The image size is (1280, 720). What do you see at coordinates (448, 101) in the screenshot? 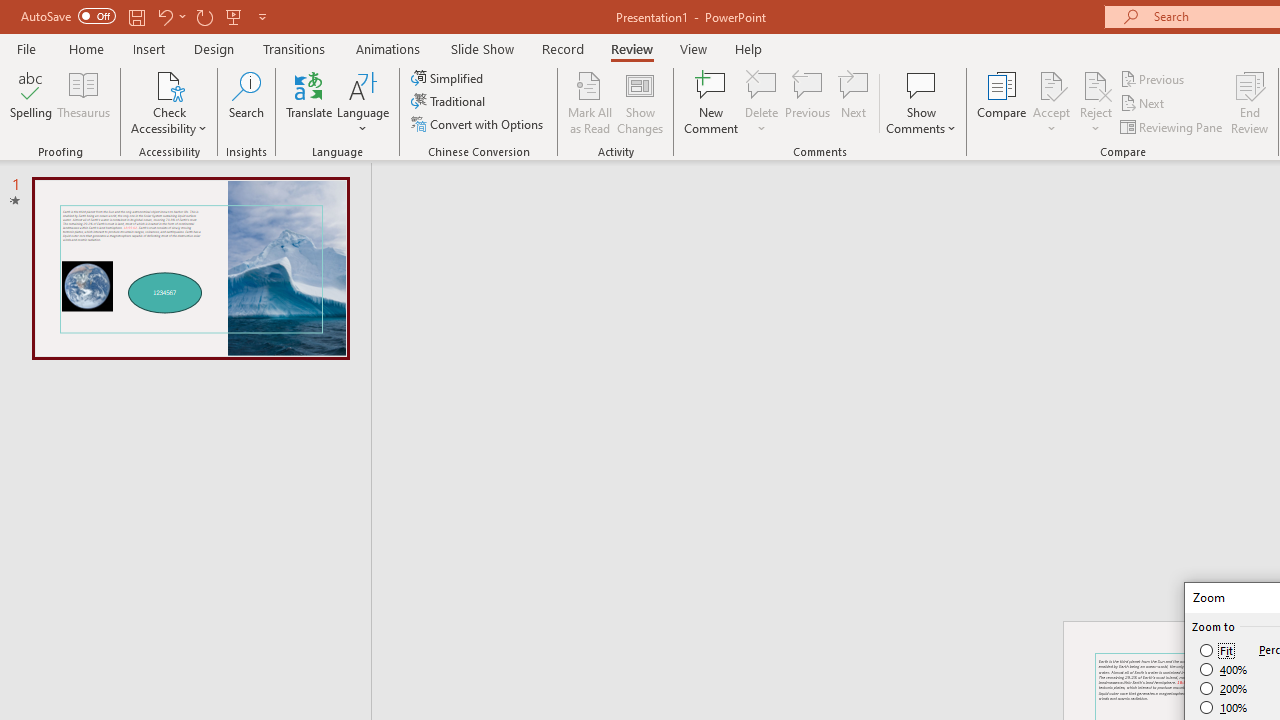
I see `'Traditional'` at bounding box center [448, 101].